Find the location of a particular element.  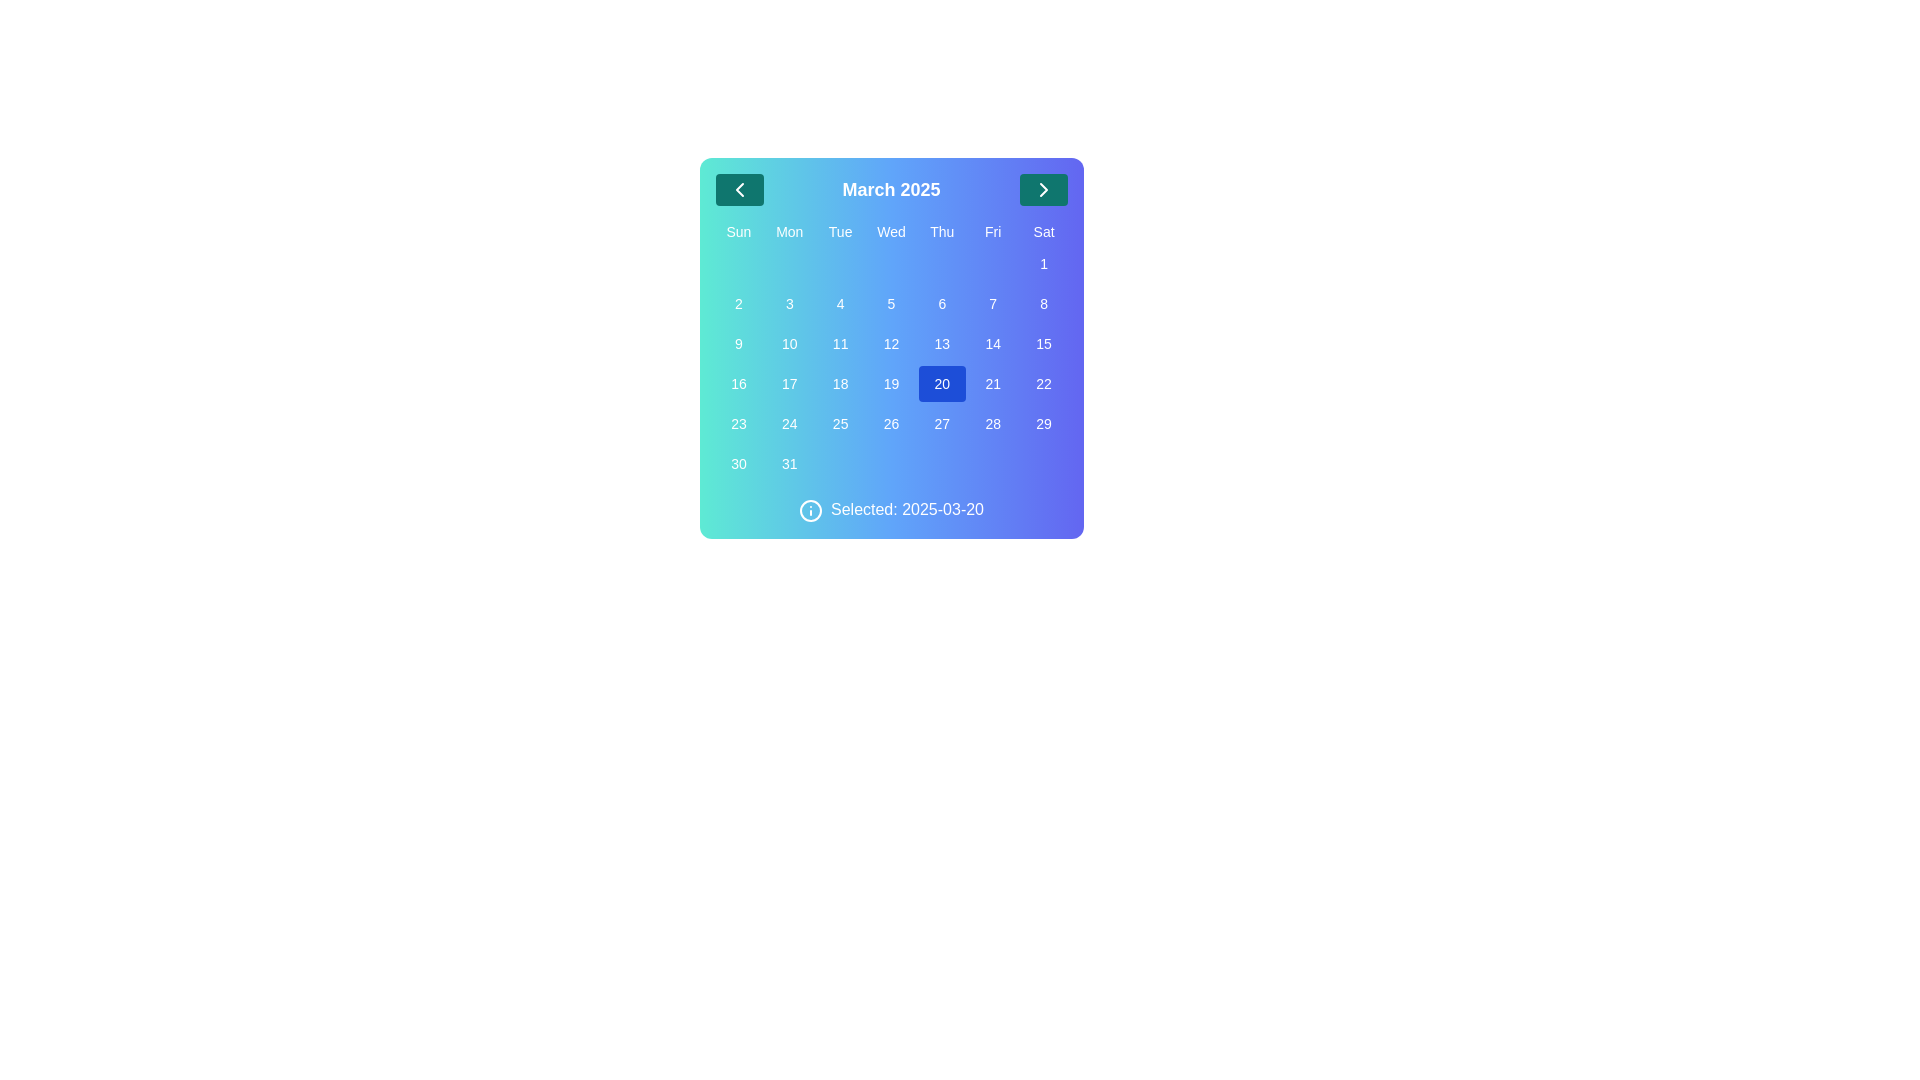

the TextLabel indicating Tuesday, which is the third day label in the weekday column of the calendar UI is located at coordinates (840, 230).